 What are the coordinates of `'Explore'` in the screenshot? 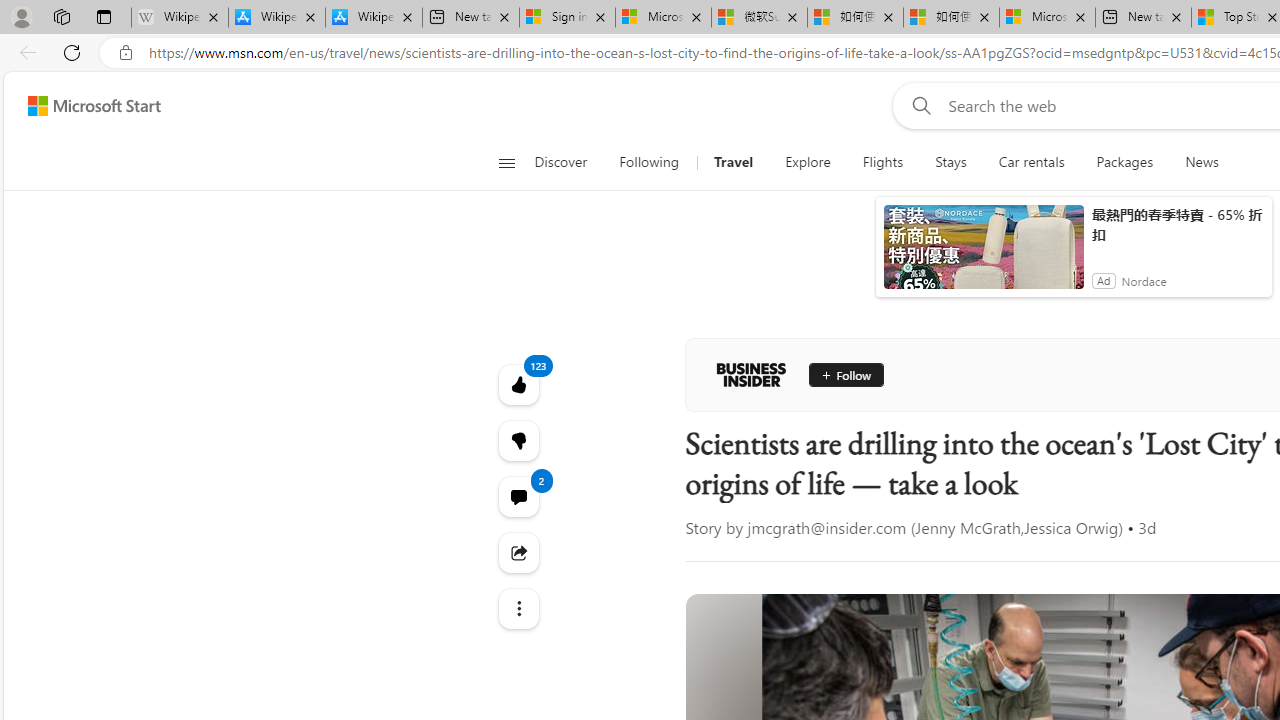 It's located at (807, 162).